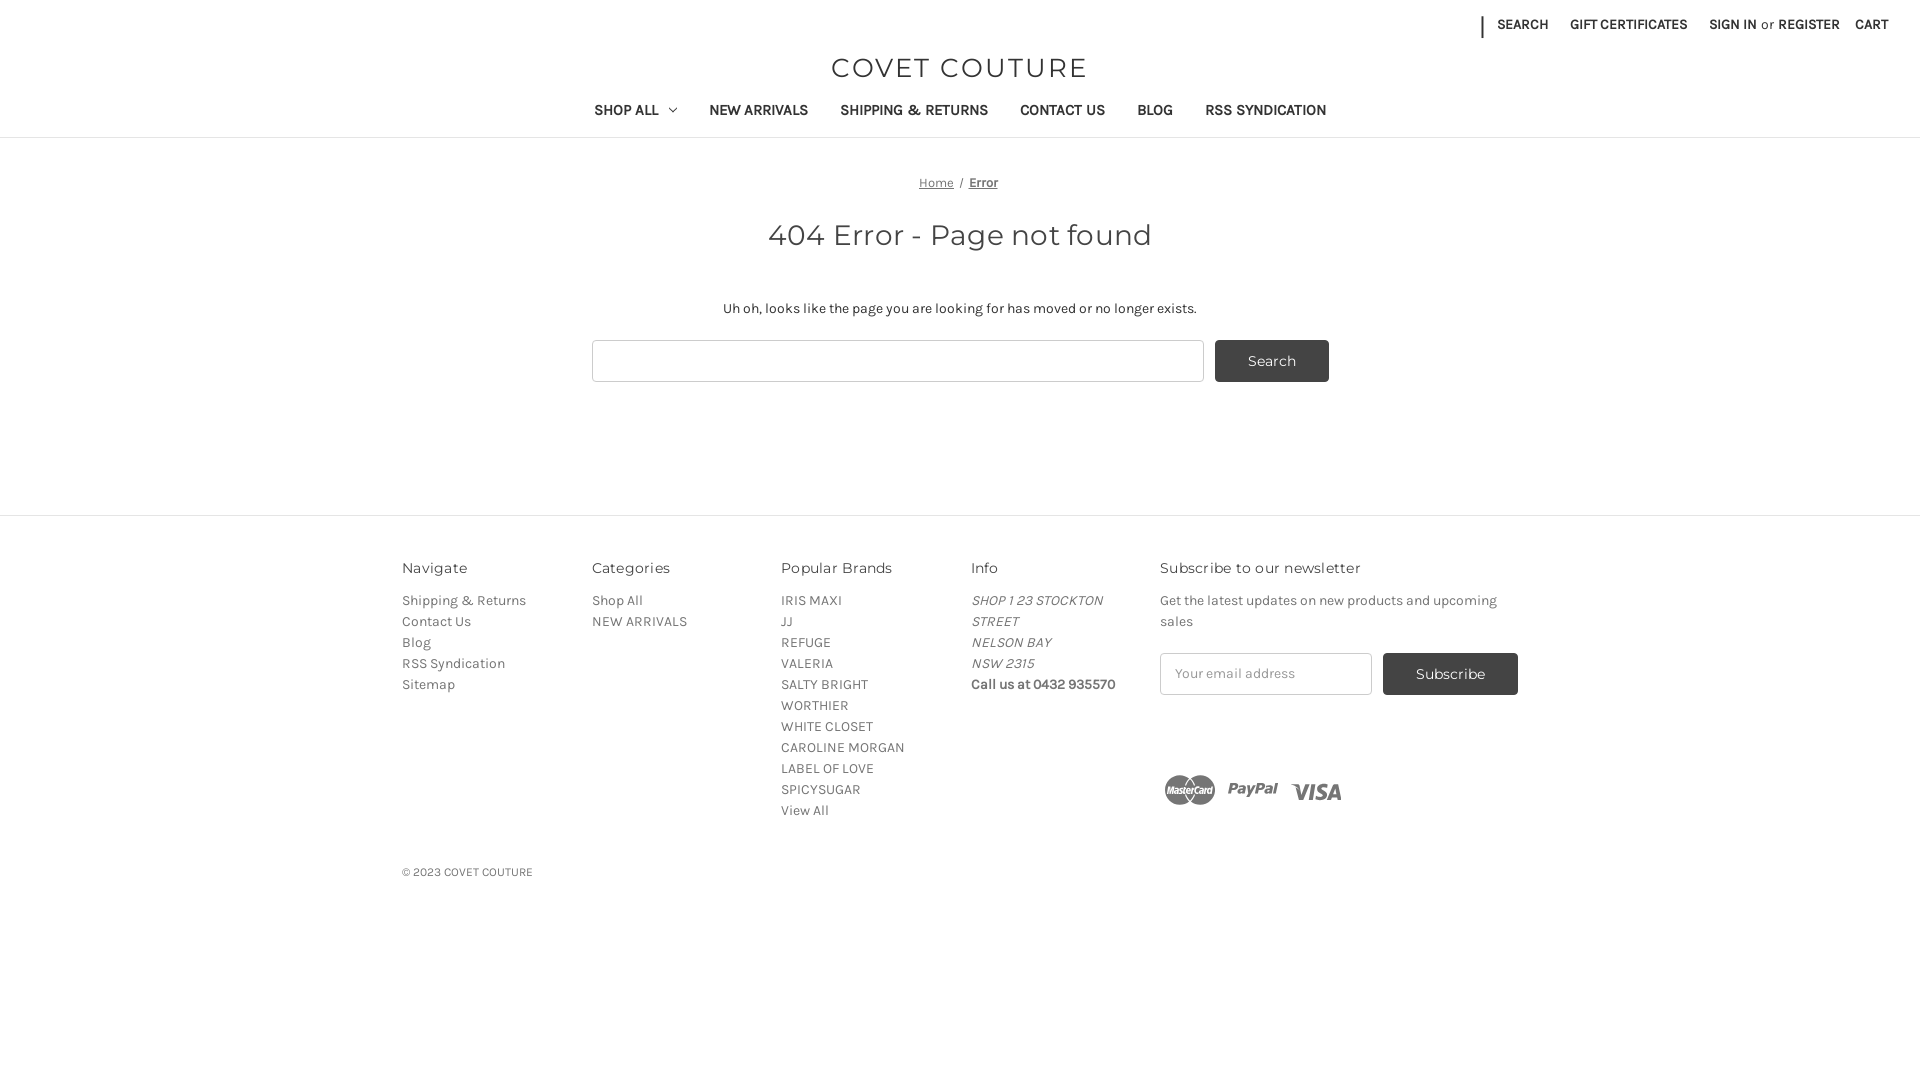 This screenshot has height=1080, width=1920. I want to click on 'SHOP ALL', so click(634, 112).